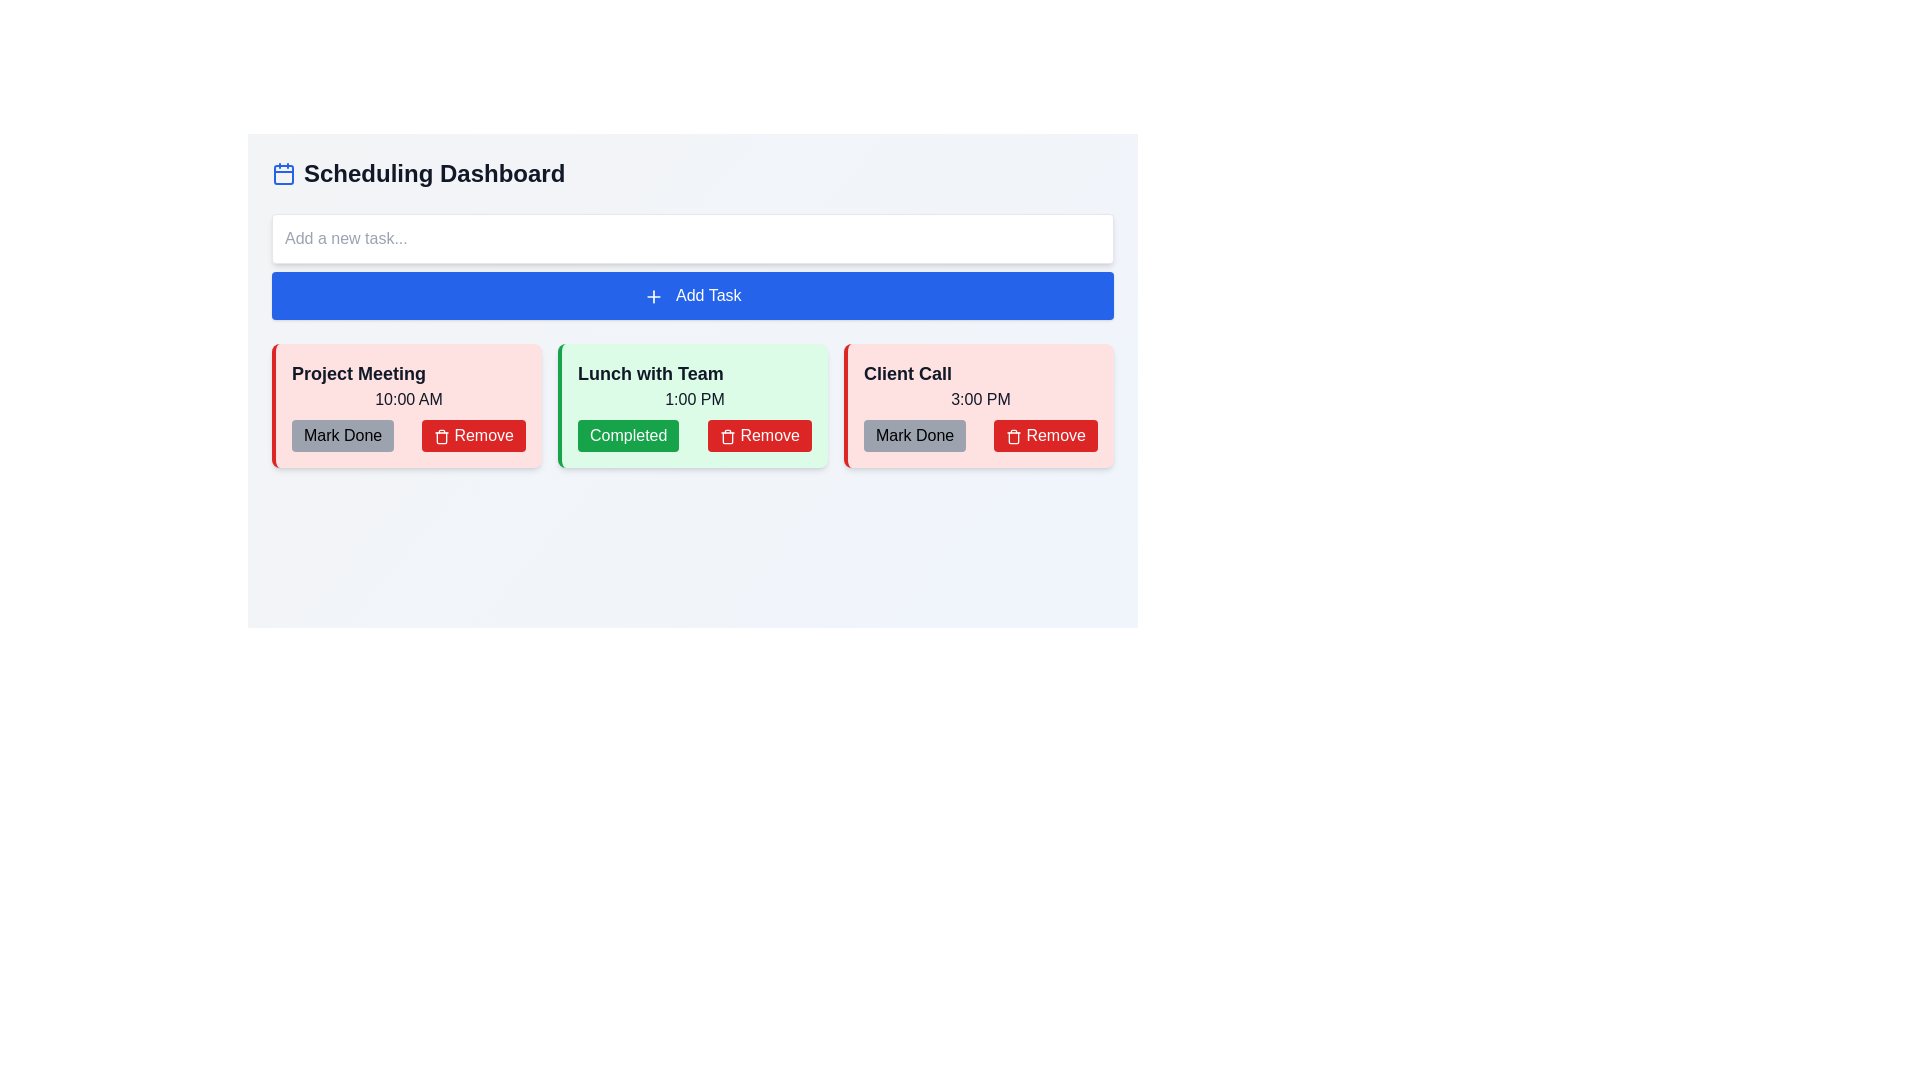 Image resolution: width=1920 pixels, height=1080 pixels. I want to click on the 'Mark Done' button with a light gray background and black text, so click(343, 434).